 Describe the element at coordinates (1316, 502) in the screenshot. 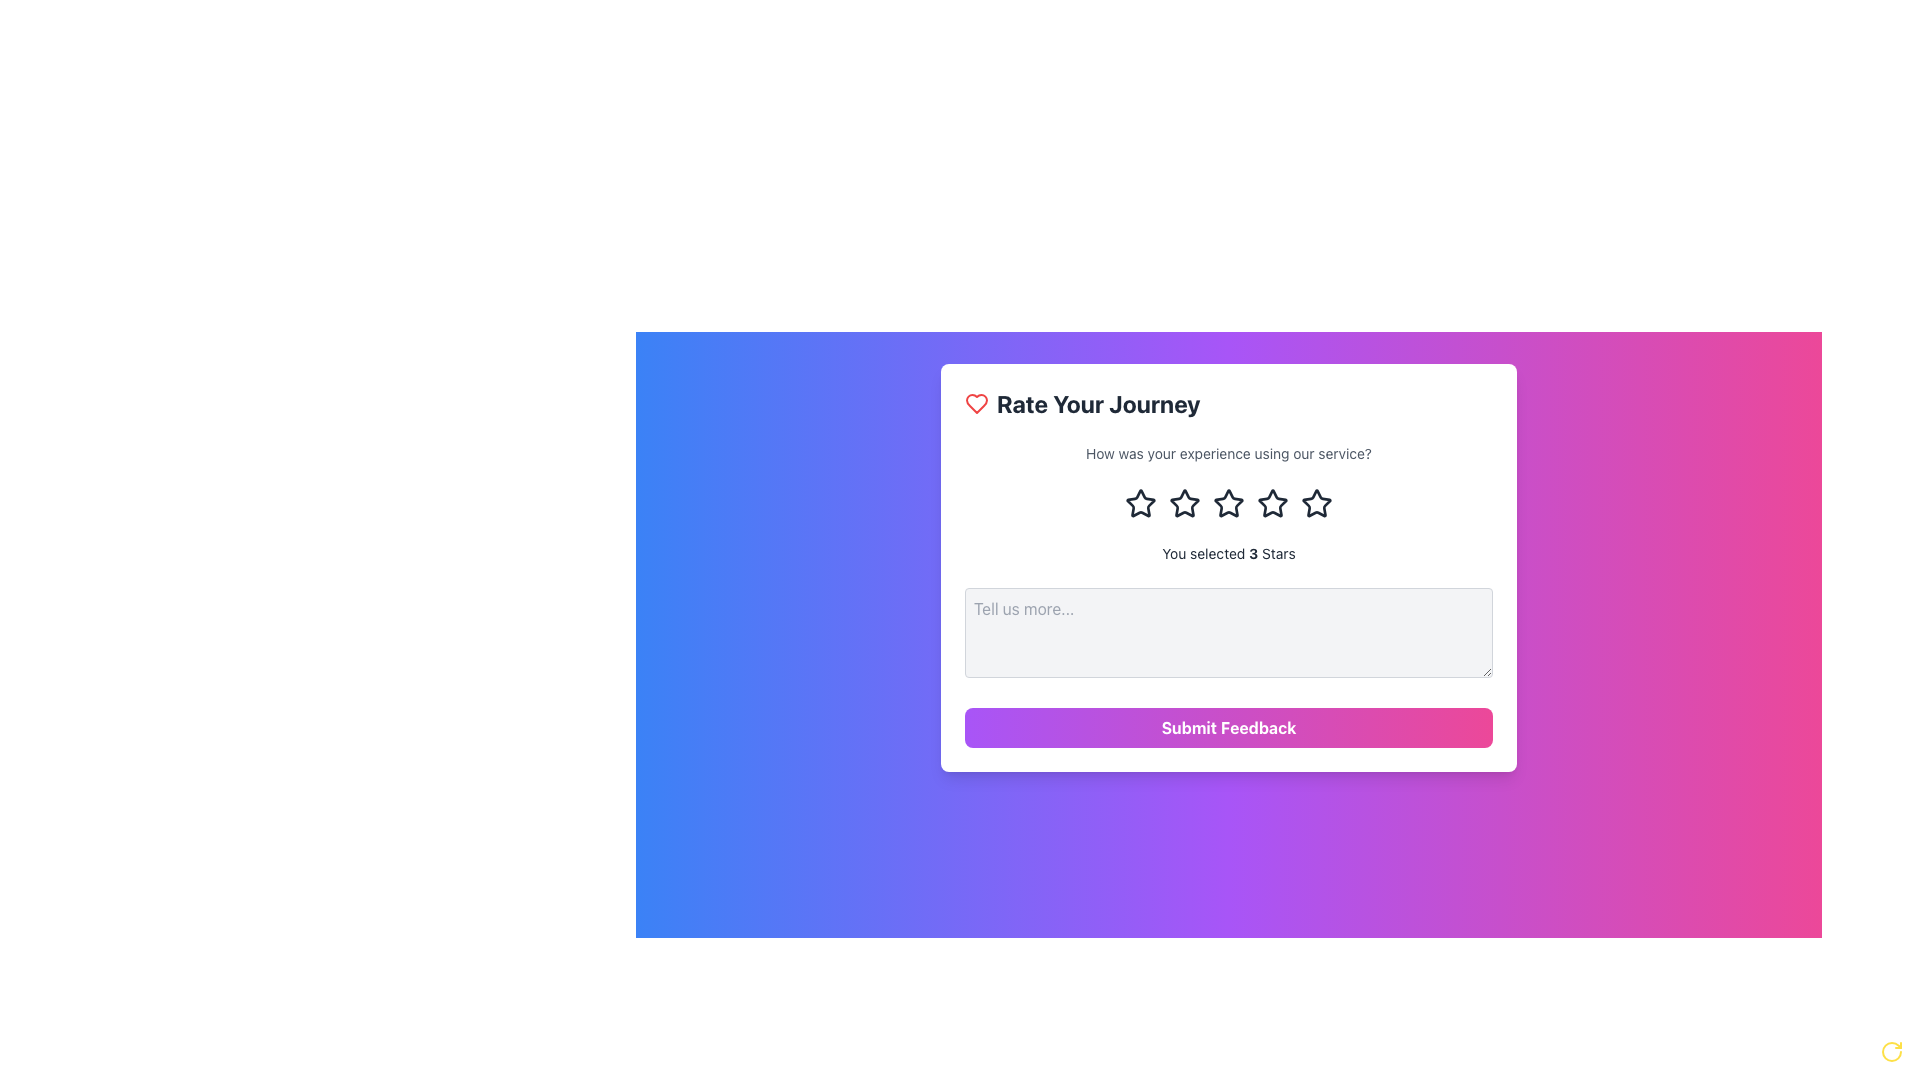

I see `the third star in the rating system` at that location.